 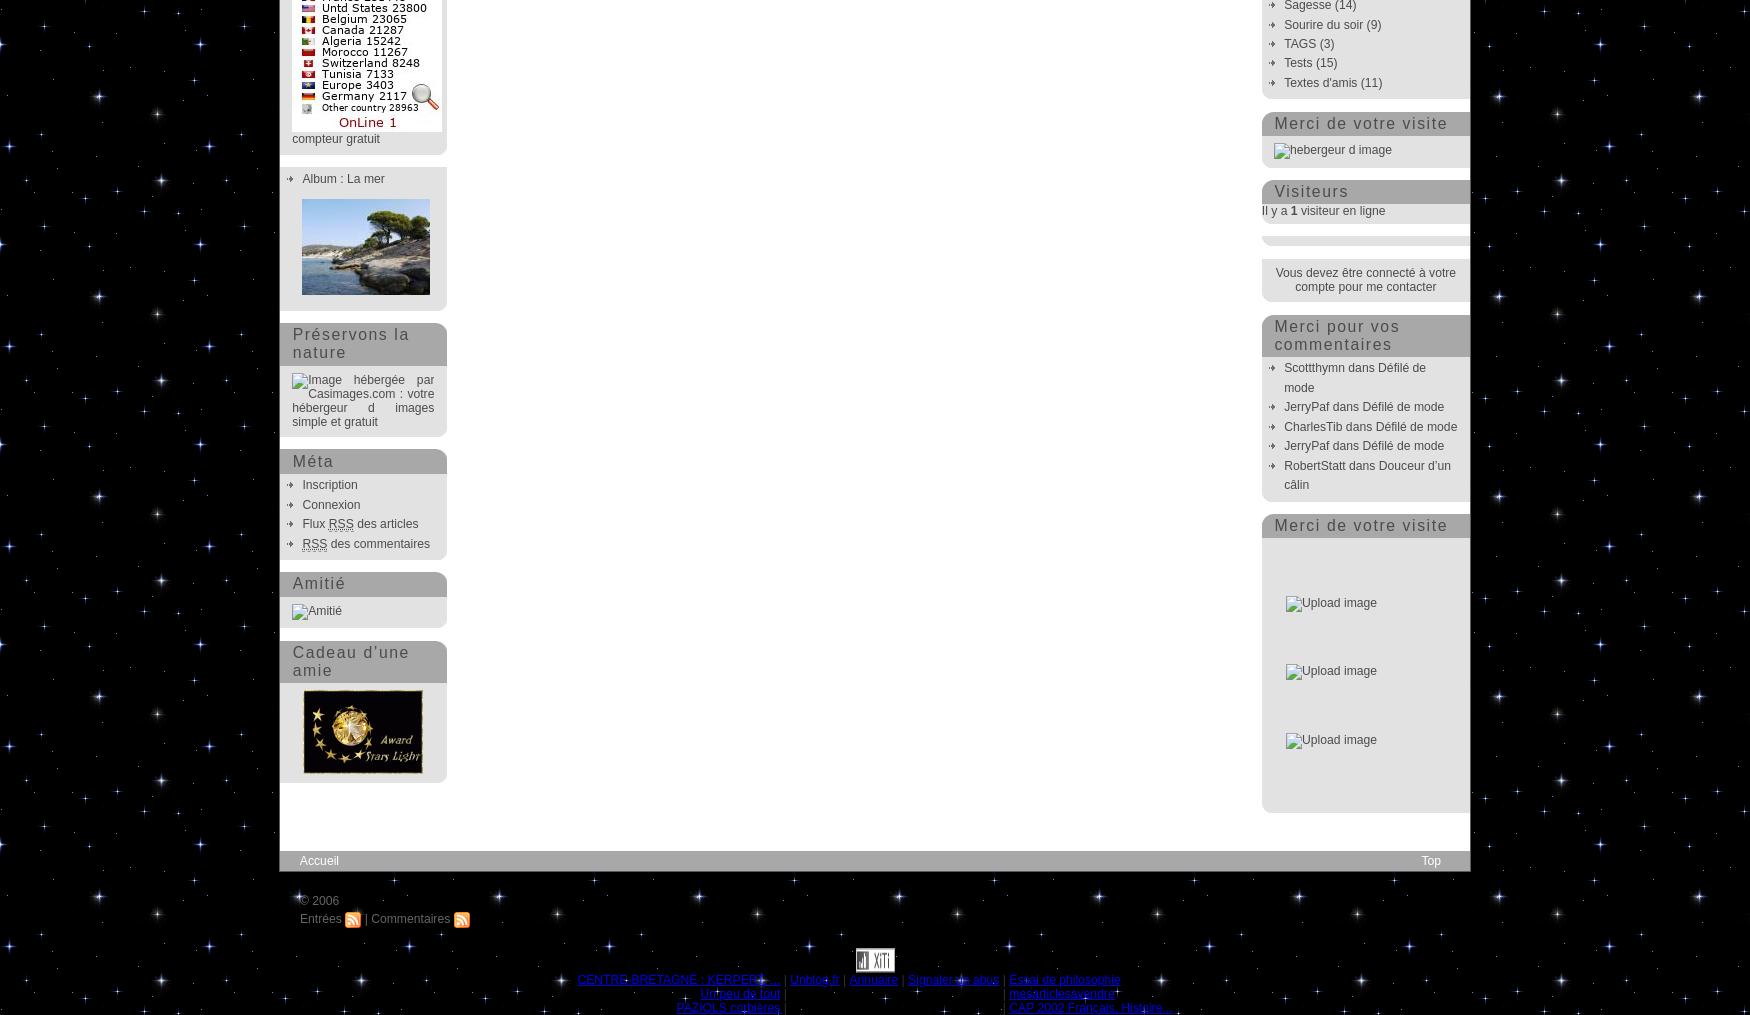 I want to click on 'Album : La mer', so click(x=343, y=177).